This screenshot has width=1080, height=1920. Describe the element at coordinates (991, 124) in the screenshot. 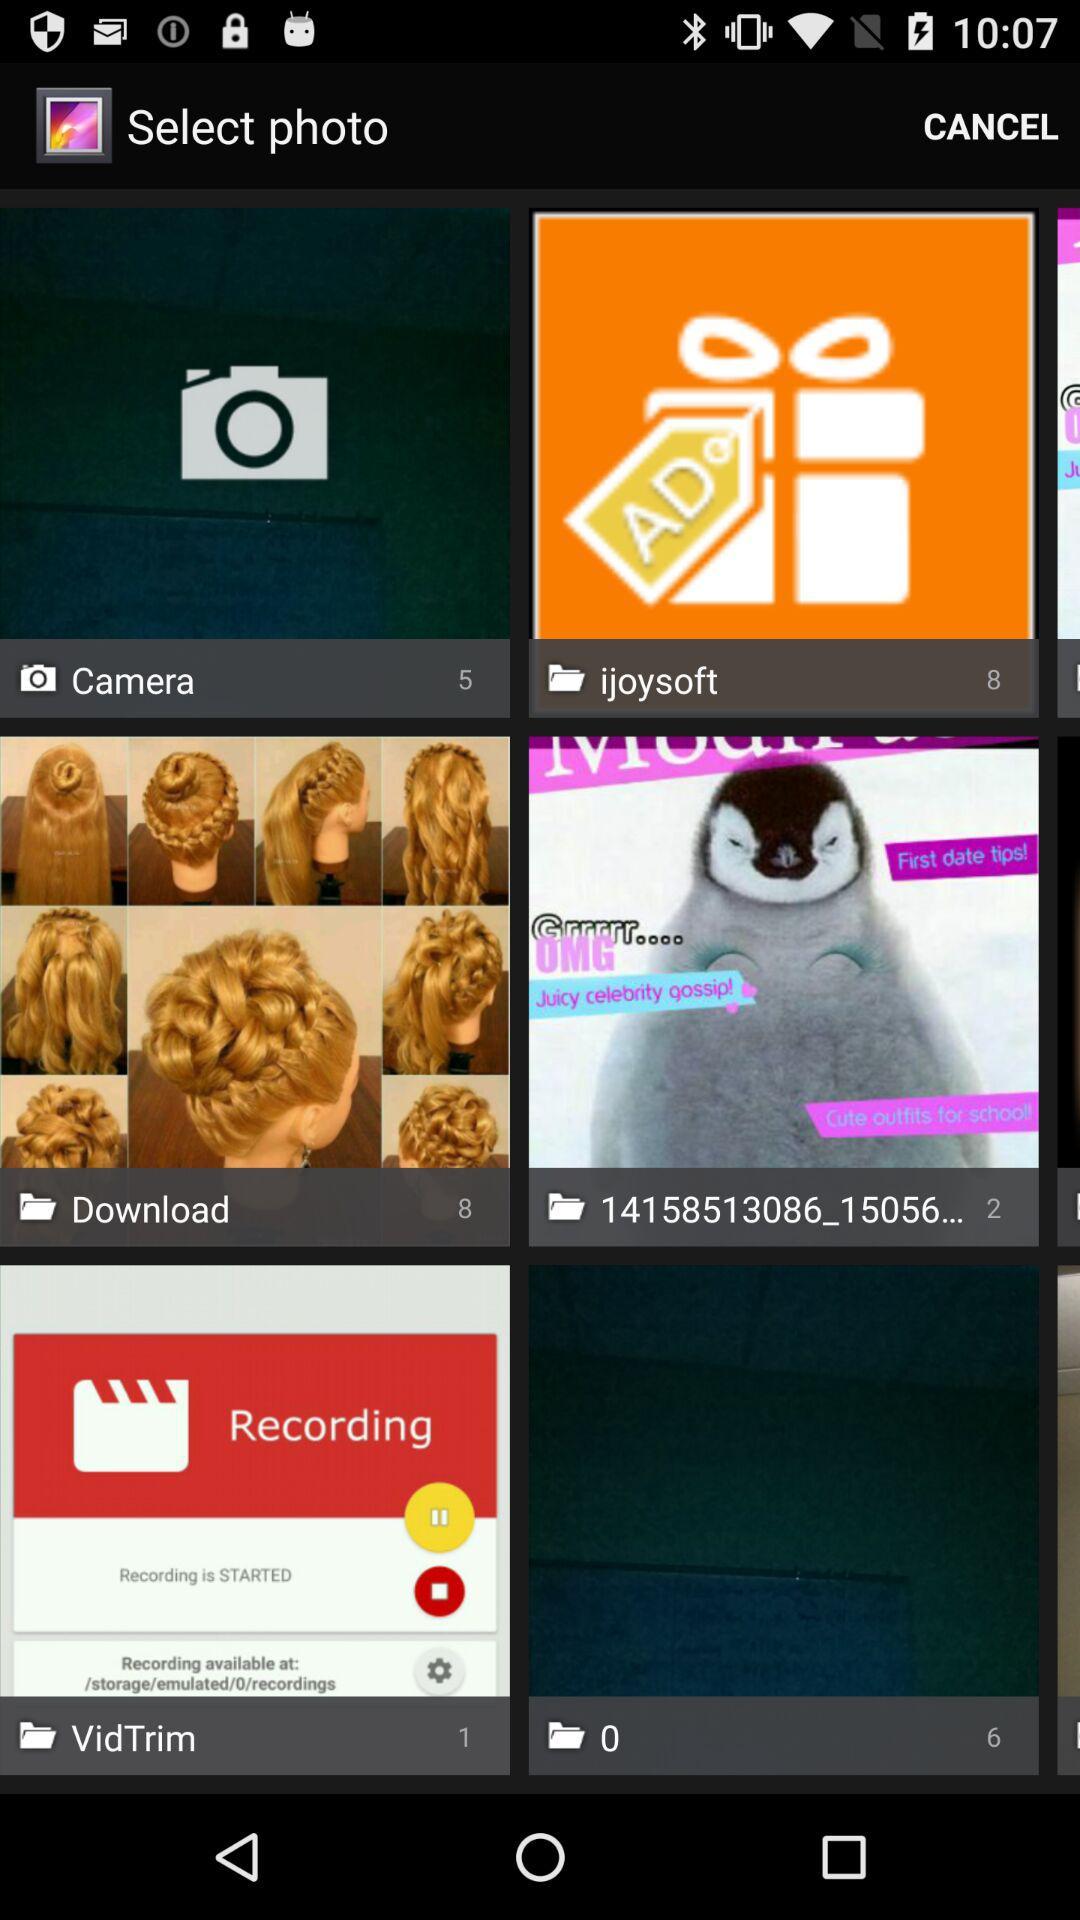

I see `the icon at the top right corner` at that location.